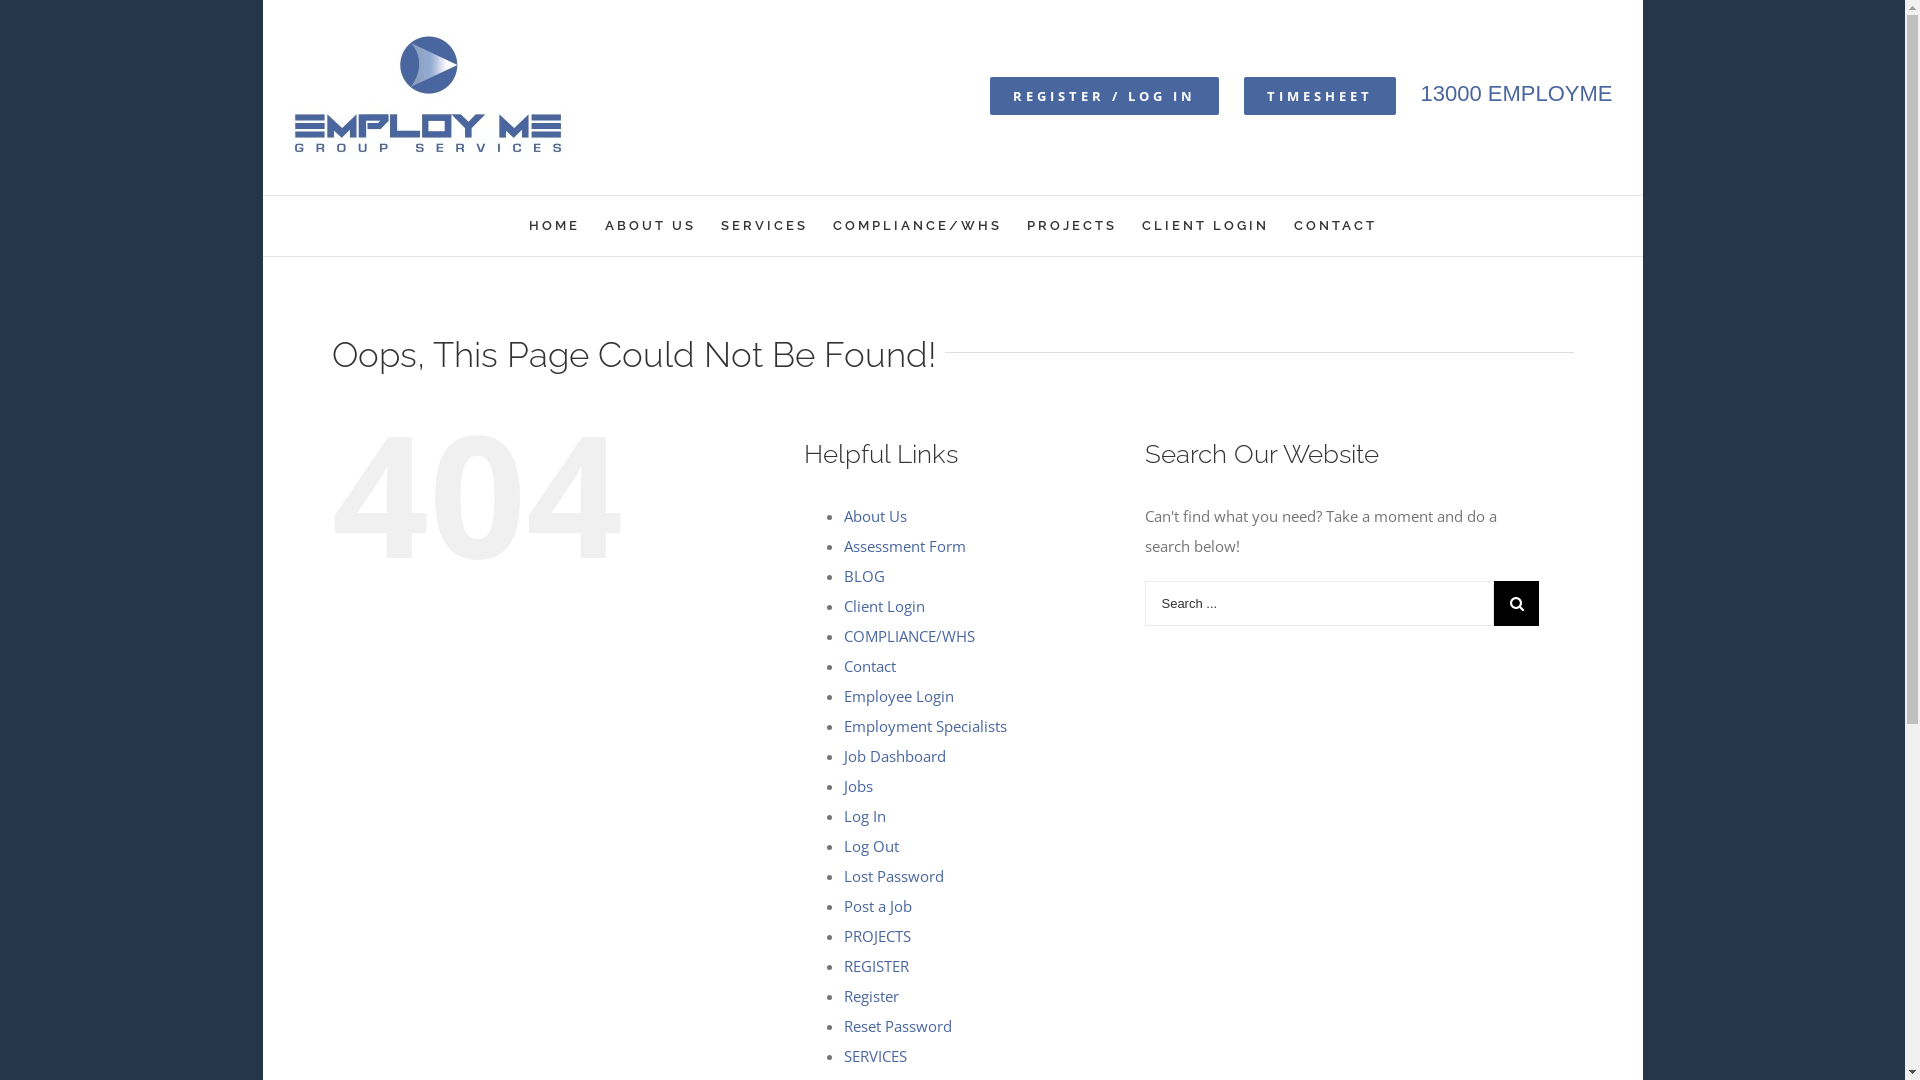 This screenshot has height=1080, width=1920. I want to click on 'COMPLIANCE/WHS', so click(915, 225).